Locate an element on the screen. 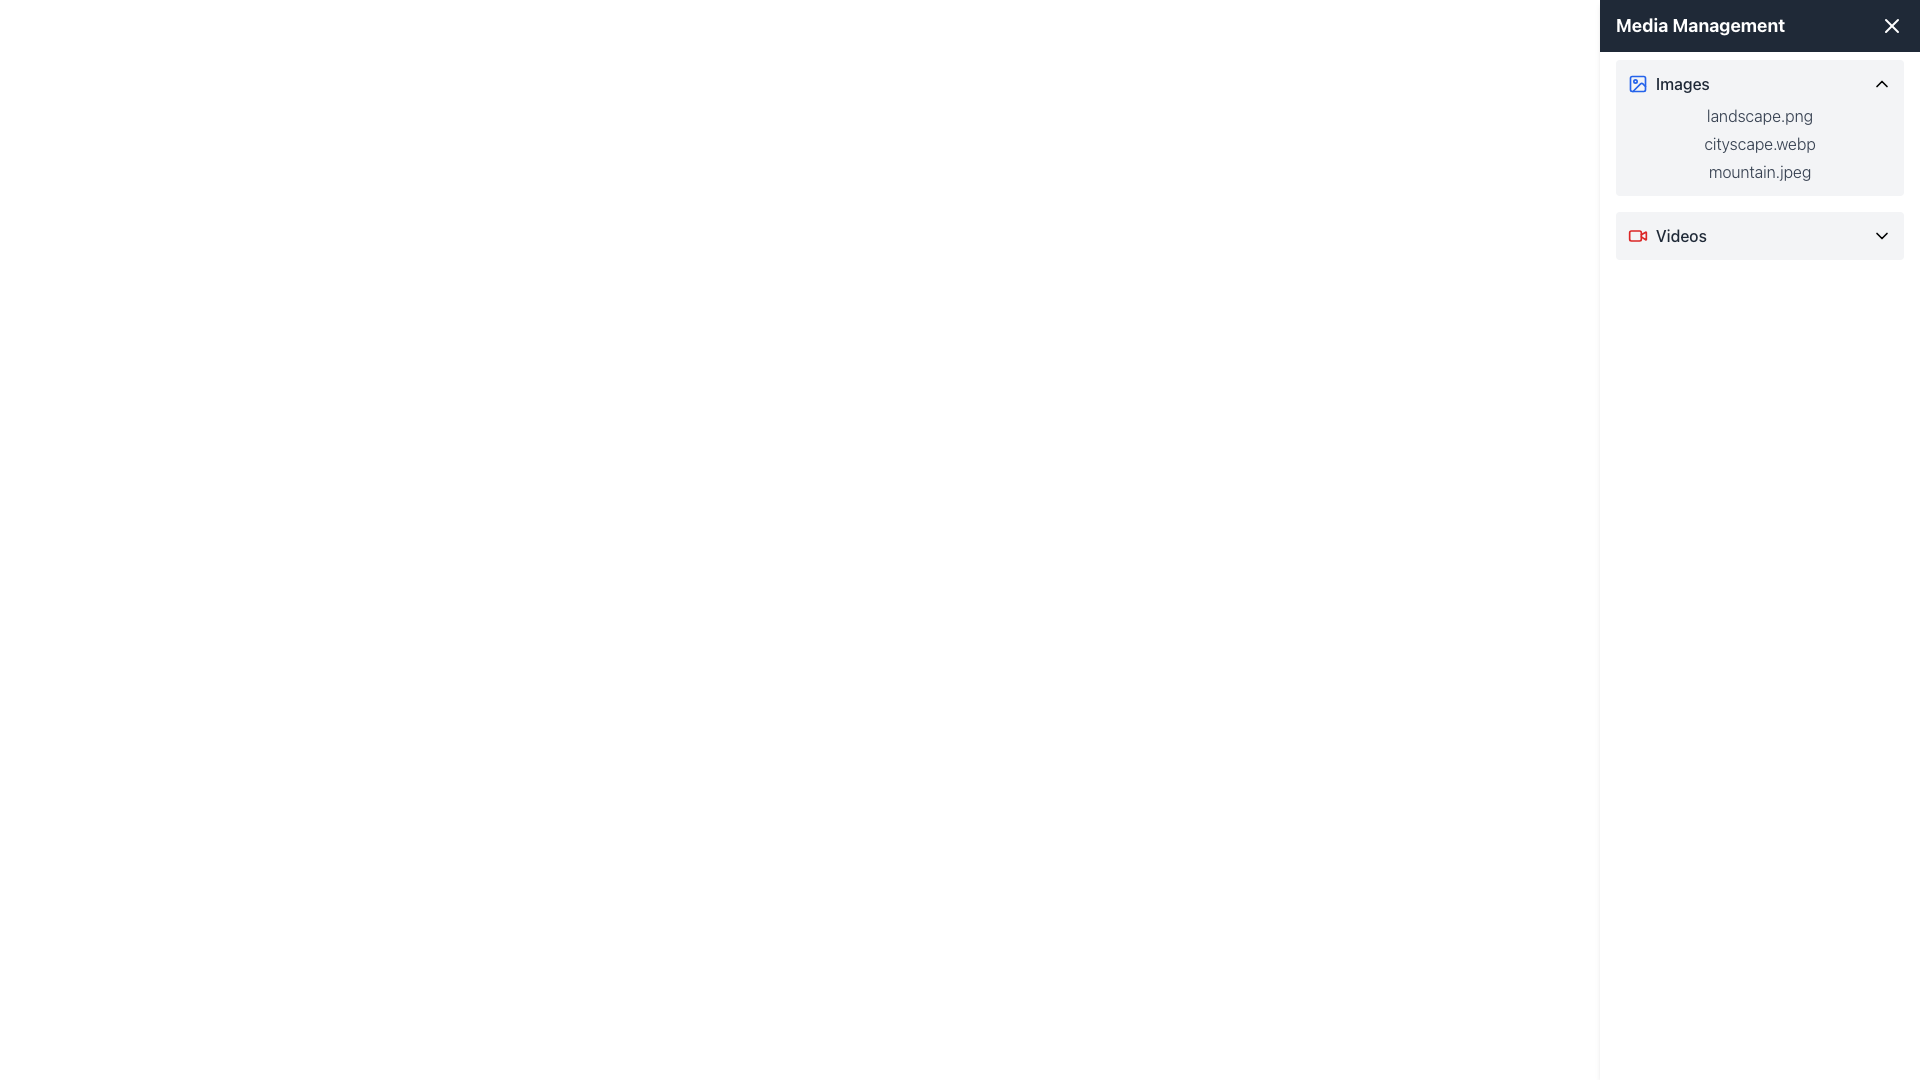 The image size is (1920, 1080). the upward-pointing chevron icon with a black outline, which is associated with the 'Images' dropdown menu in the 'Media Management' side panel for UI feedback is located at coordinates (1880, 83).